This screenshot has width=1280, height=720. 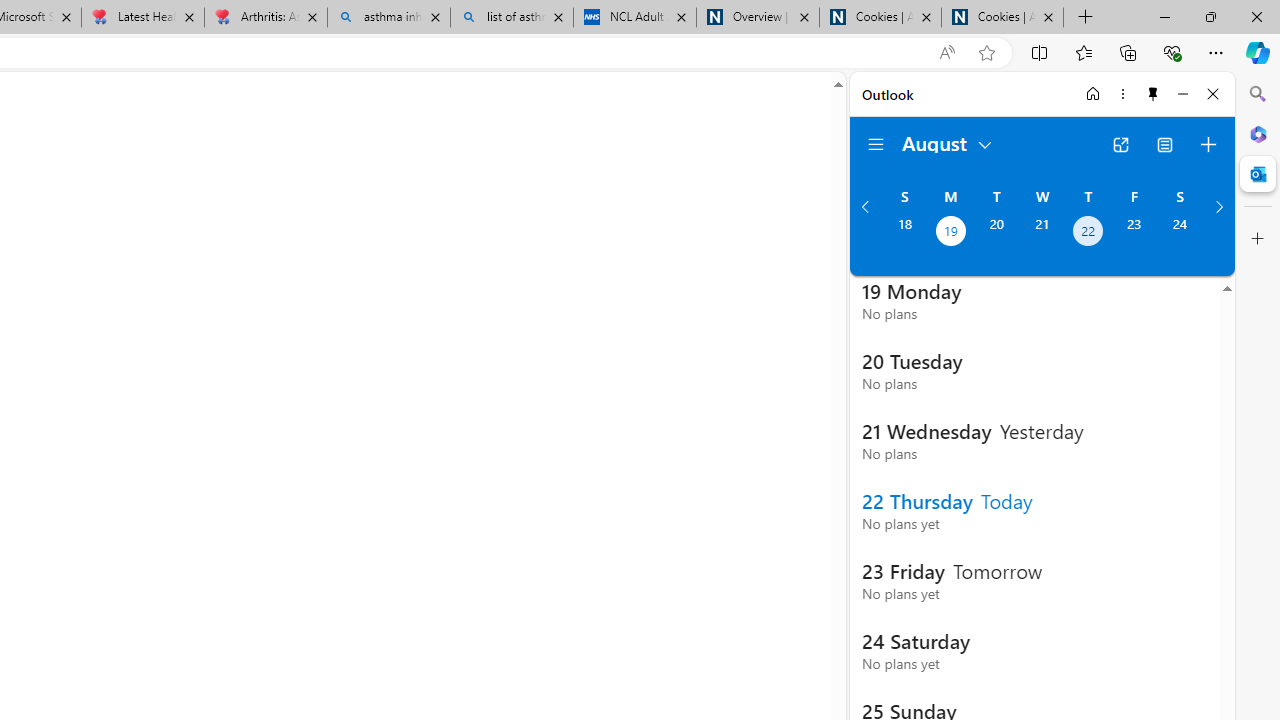 What do you see at coordinates (949, 232) in the screenshot?
I see `'Monday, August 19, 2024. Date selected. '` at bounding box center [949, 232].